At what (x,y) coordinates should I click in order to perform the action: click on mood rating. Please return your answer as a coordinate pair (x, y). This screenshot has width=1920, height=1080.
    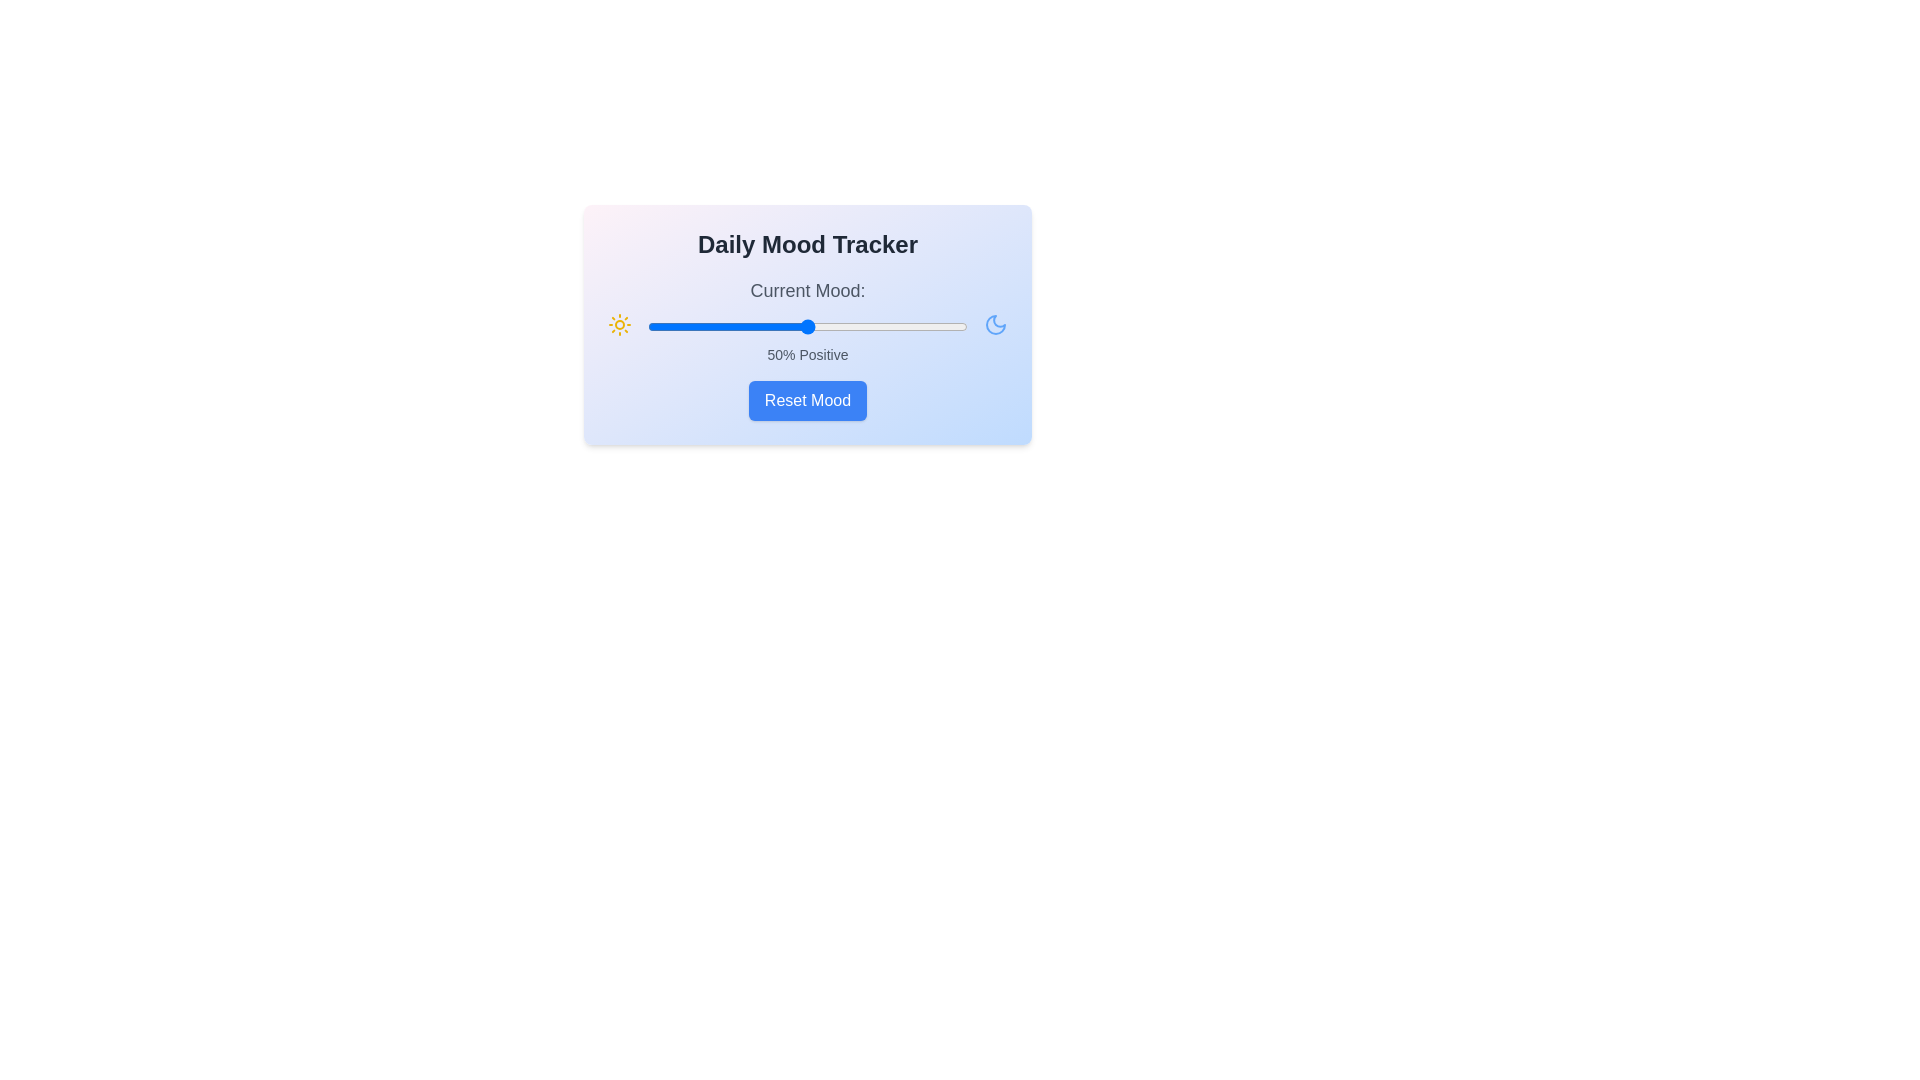
    Looking at the image, I should click on (862, 326).